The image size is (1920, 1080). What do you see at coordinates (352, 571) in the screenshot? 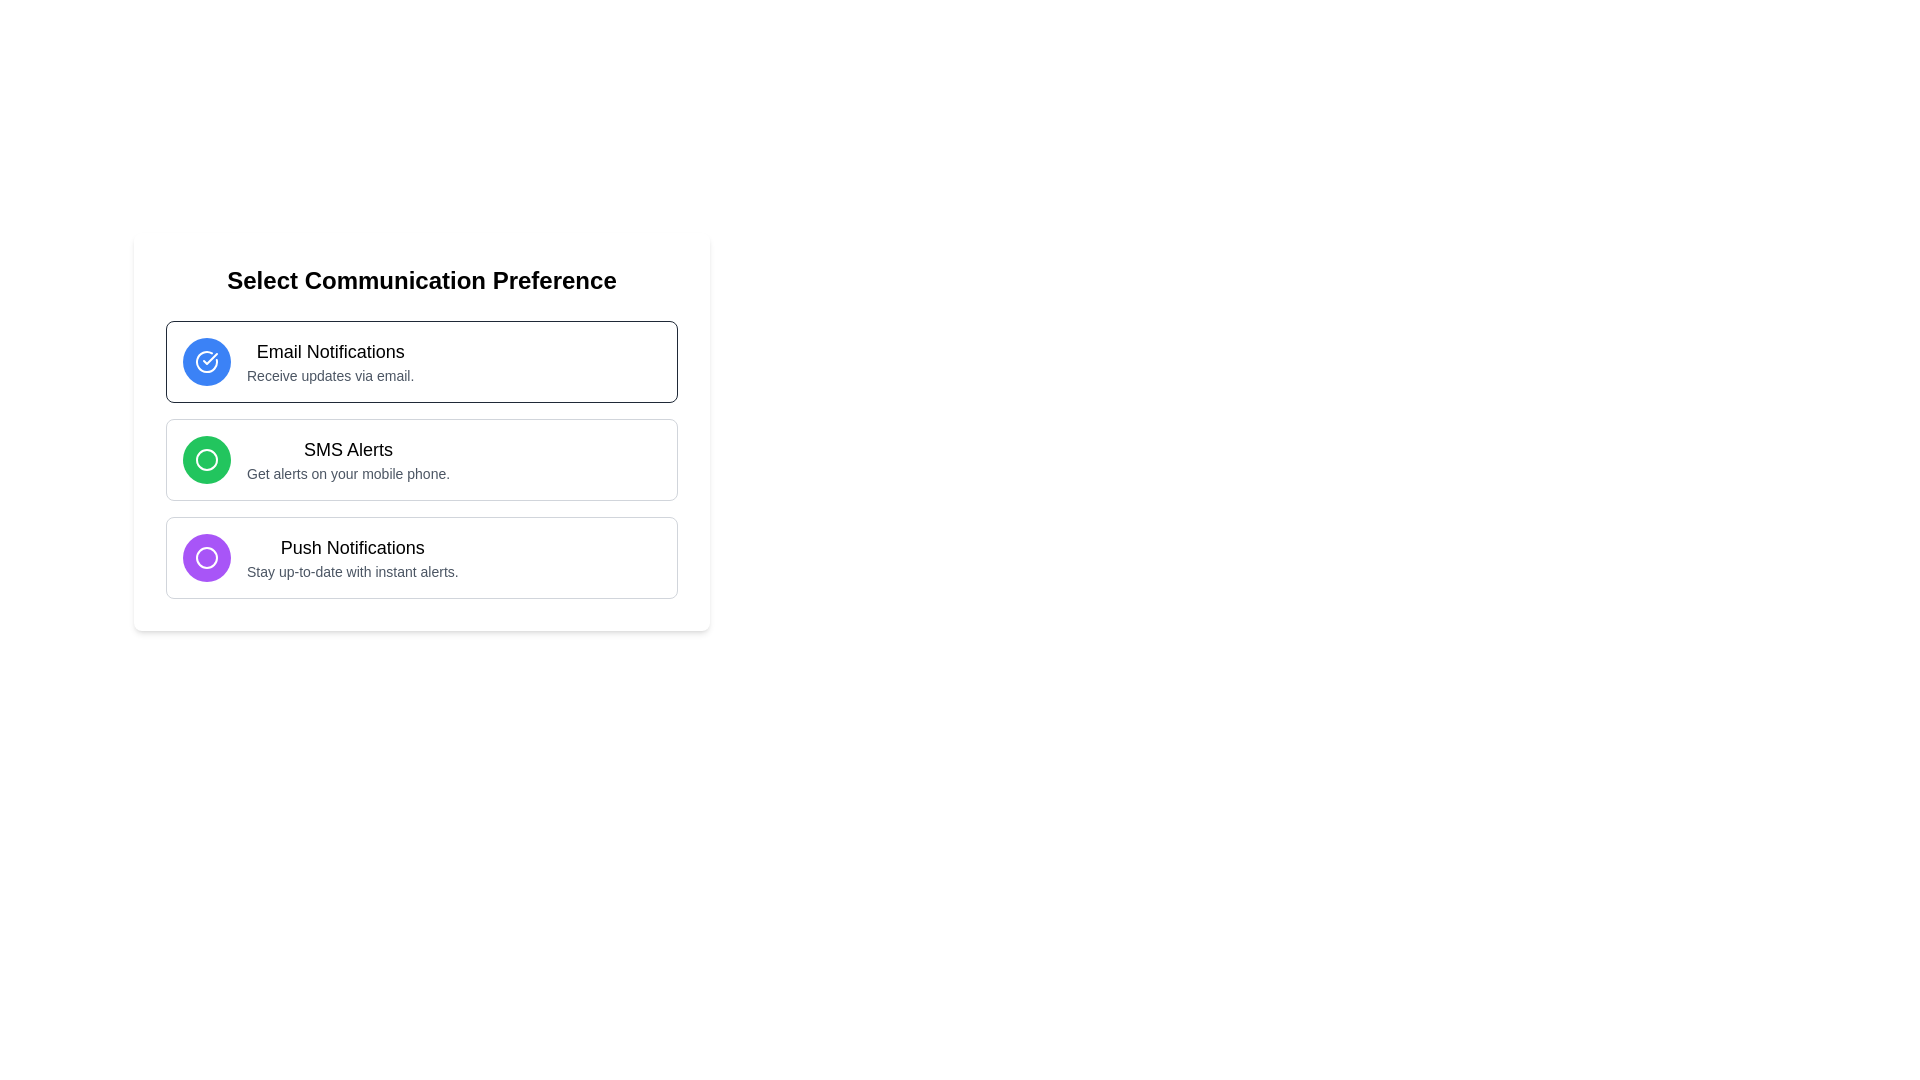
I see `the text label that says 'Stay up-to-date with instant alerts.' which is positioned below the 'Push Notifications' header` at bounding box center [352, 571].